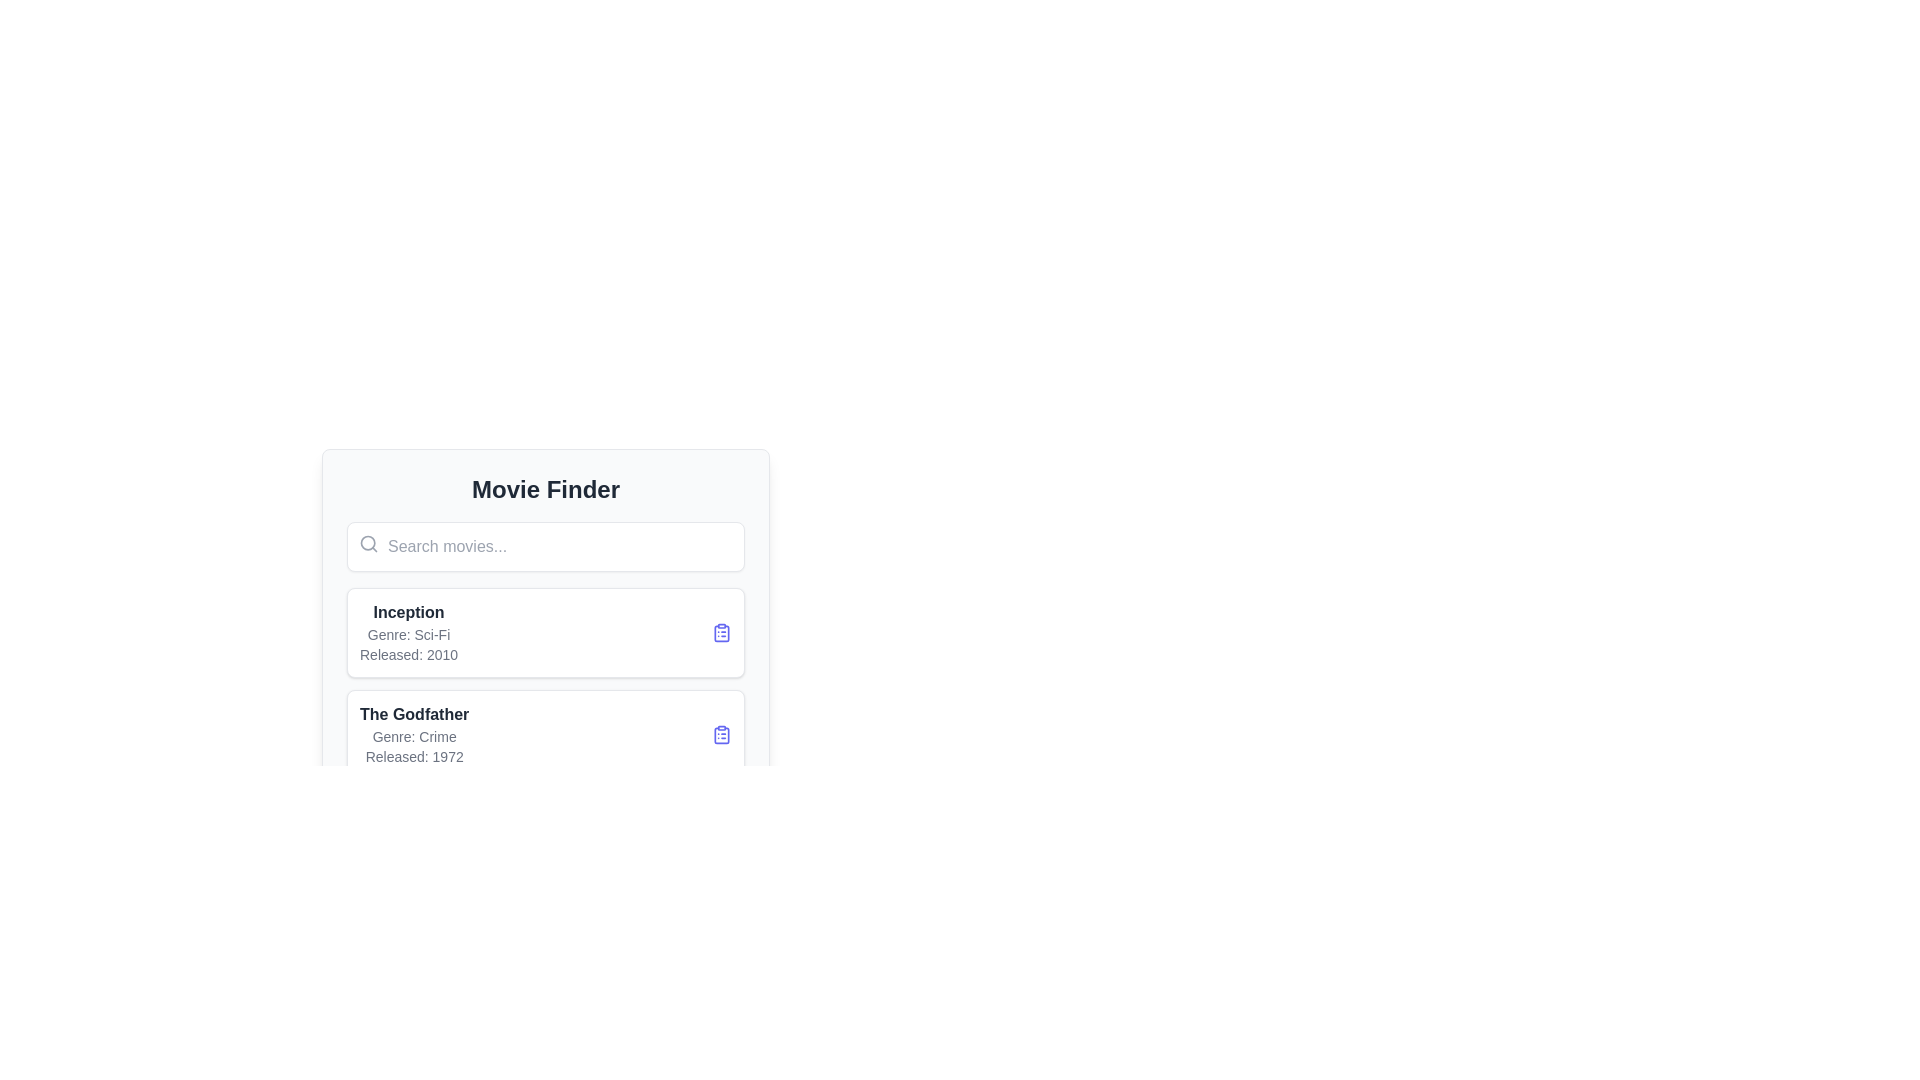  Describe the element at coordinates (407, 632) in the screenshot. I see `information displayed in the Text Block that provides details about the movie, including its title, genre, and release year, located in the first row of the movie search interface under the 'Movie Finder' heading` at that location.